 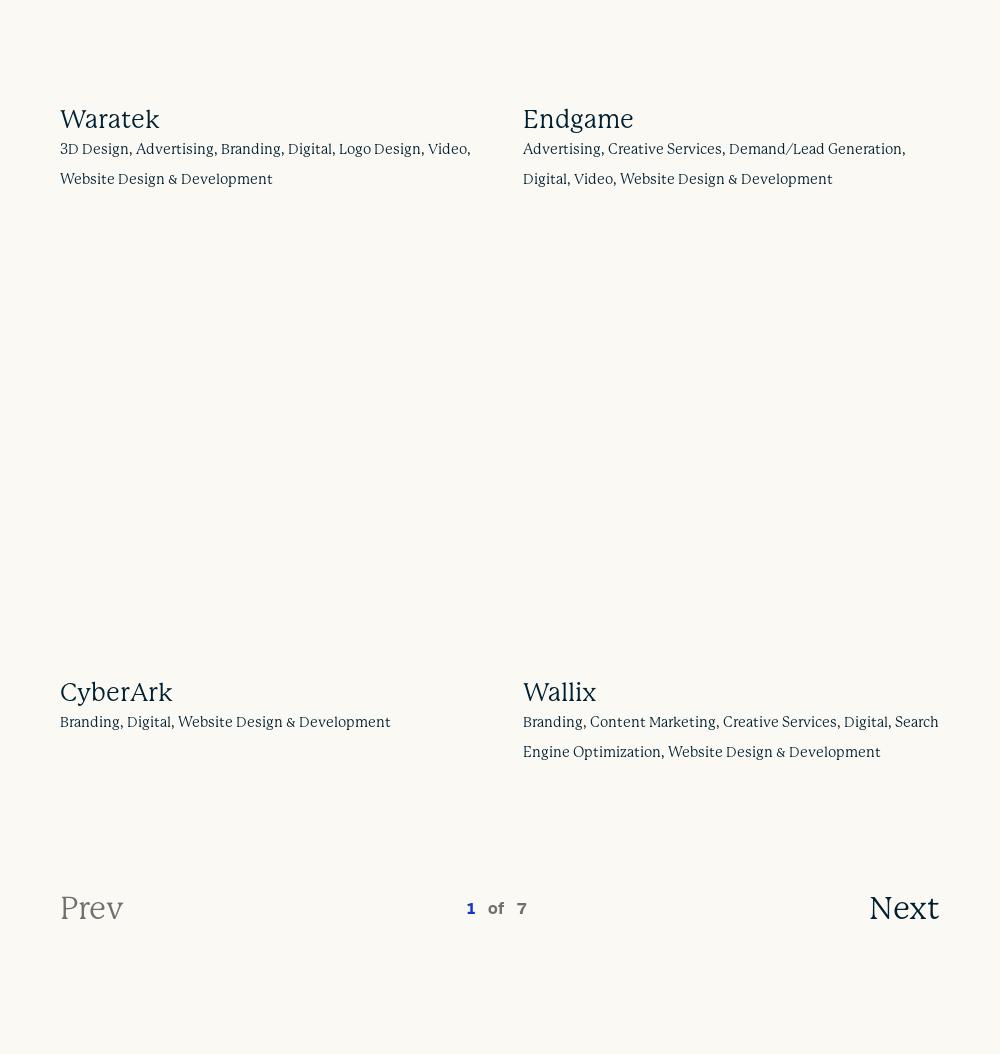 What do you see at coordinates (904, 905) in the screenshot?
I see `'Next'` at bounding box center [904, 905].